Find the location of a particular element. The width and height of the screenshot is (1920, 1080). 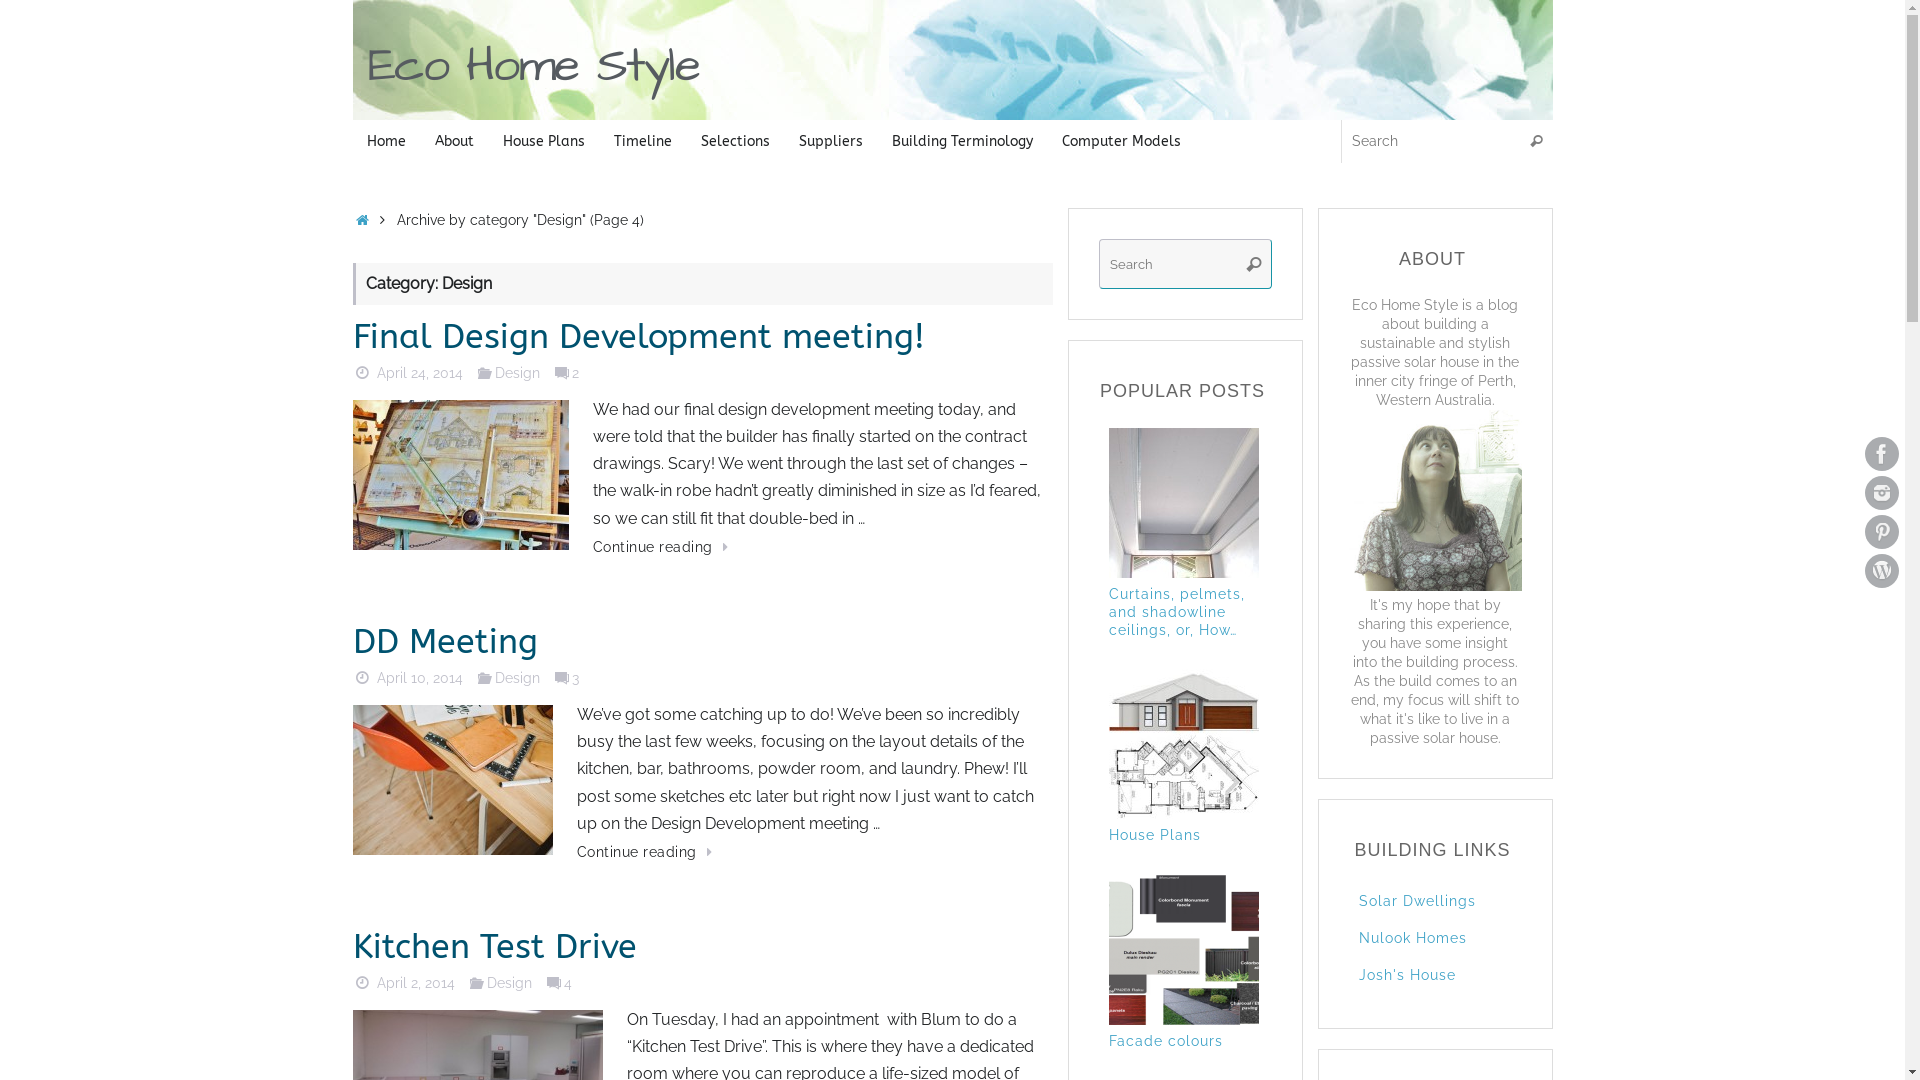

'Building Terminology' is located at coordinates (963, 140).